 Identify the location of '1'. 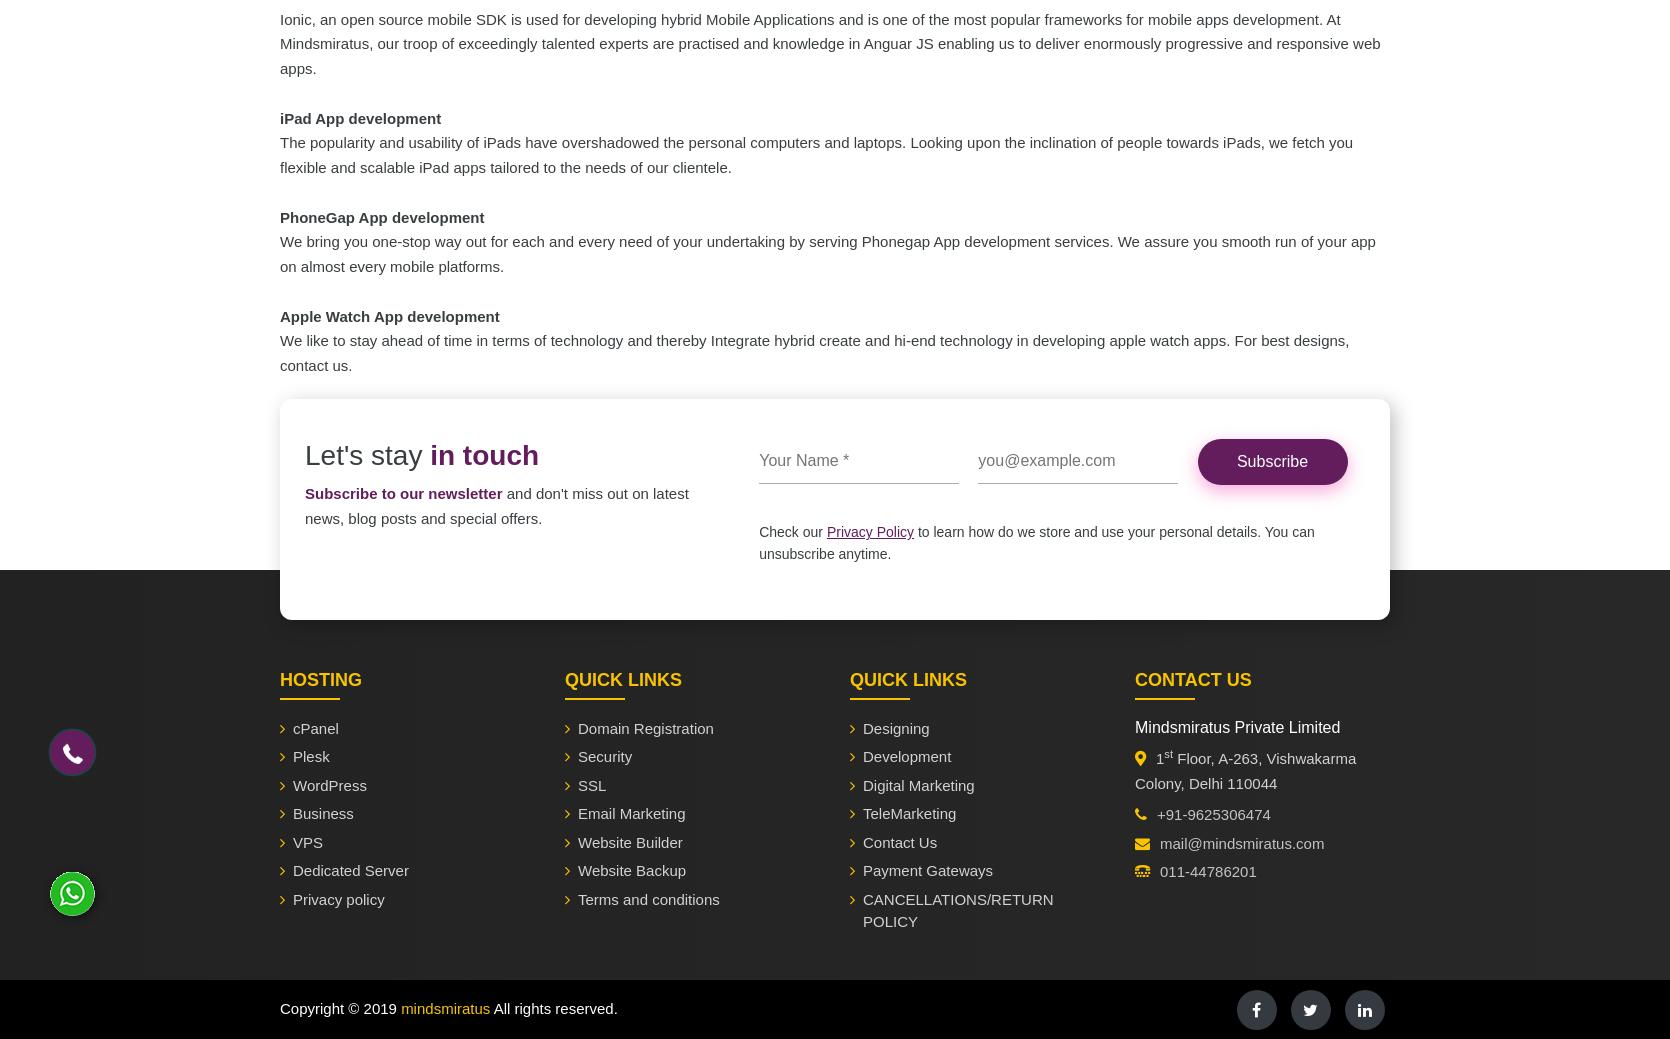
(1158, 756).